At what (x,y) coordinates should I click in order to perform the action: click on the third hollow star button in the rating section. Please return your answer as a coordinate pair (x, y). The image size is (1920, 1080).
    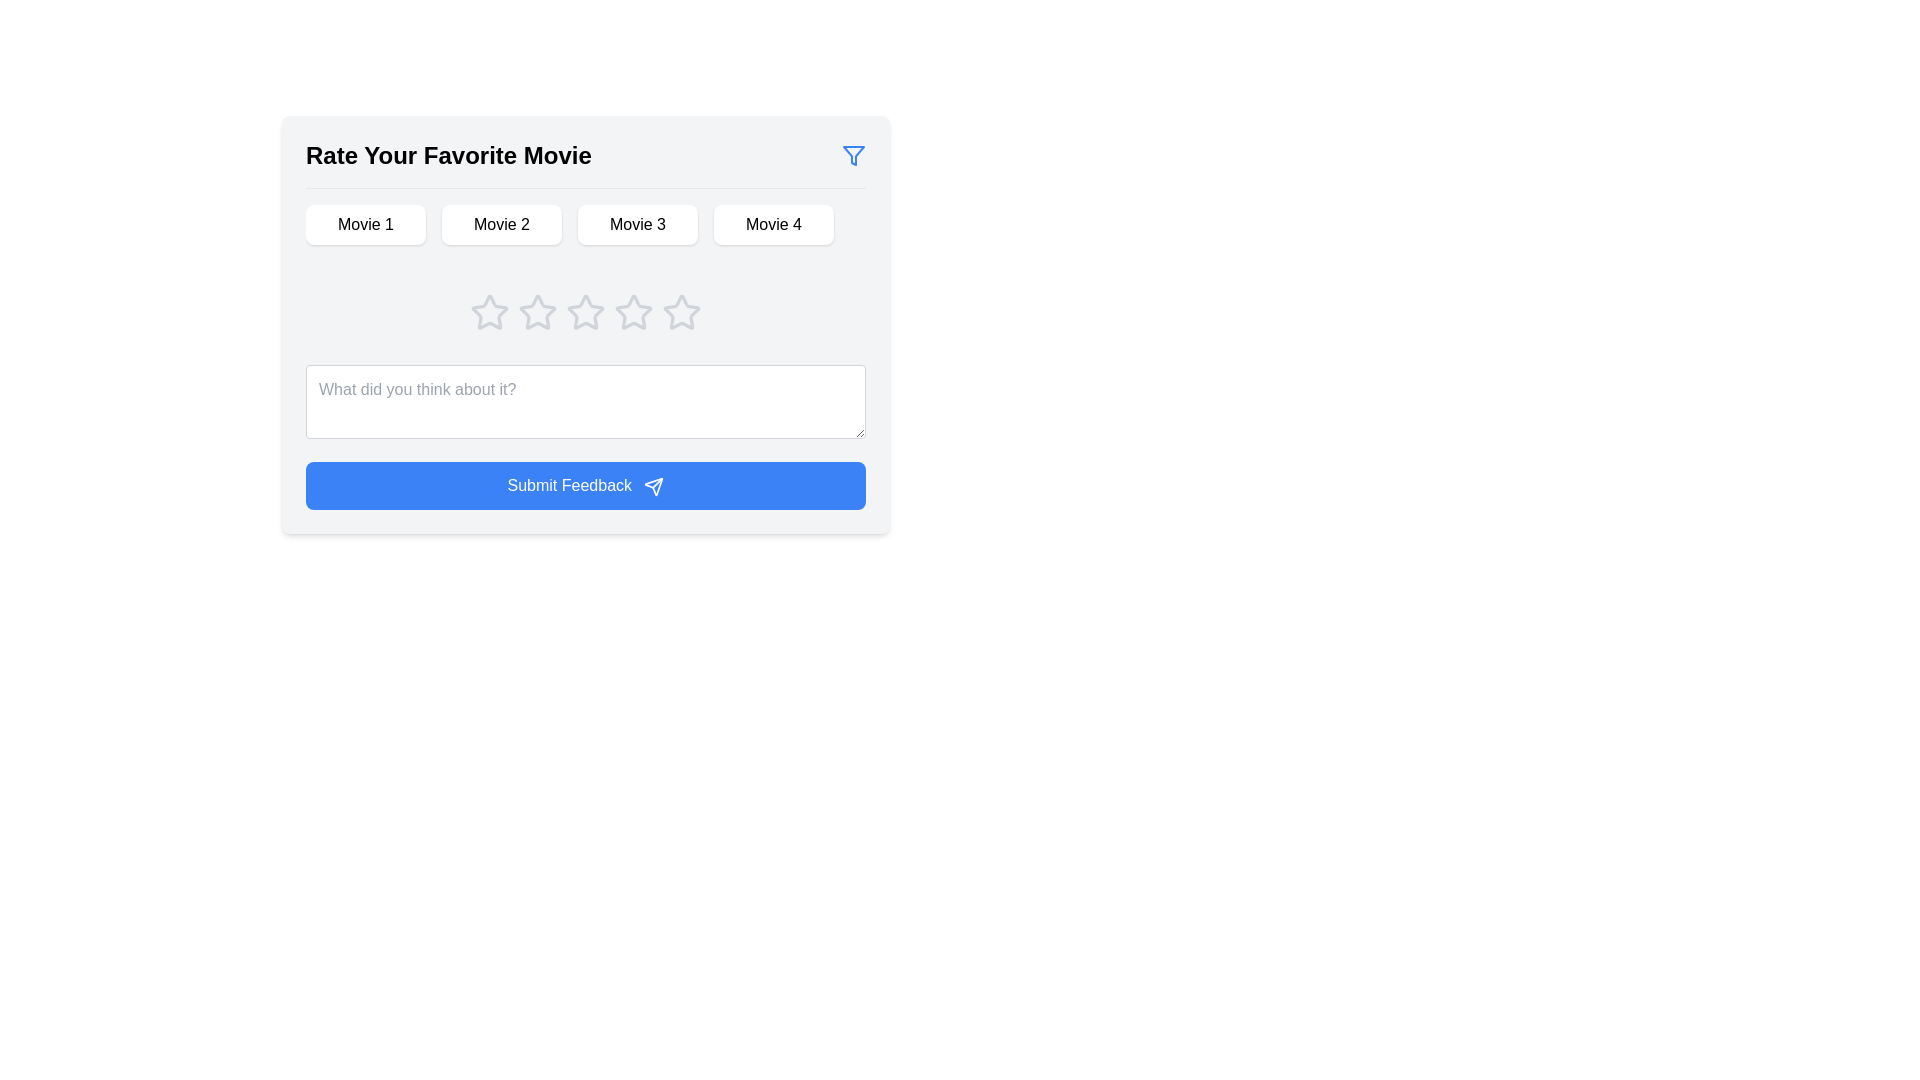
    Looking at the image, I should click on (537, 312).